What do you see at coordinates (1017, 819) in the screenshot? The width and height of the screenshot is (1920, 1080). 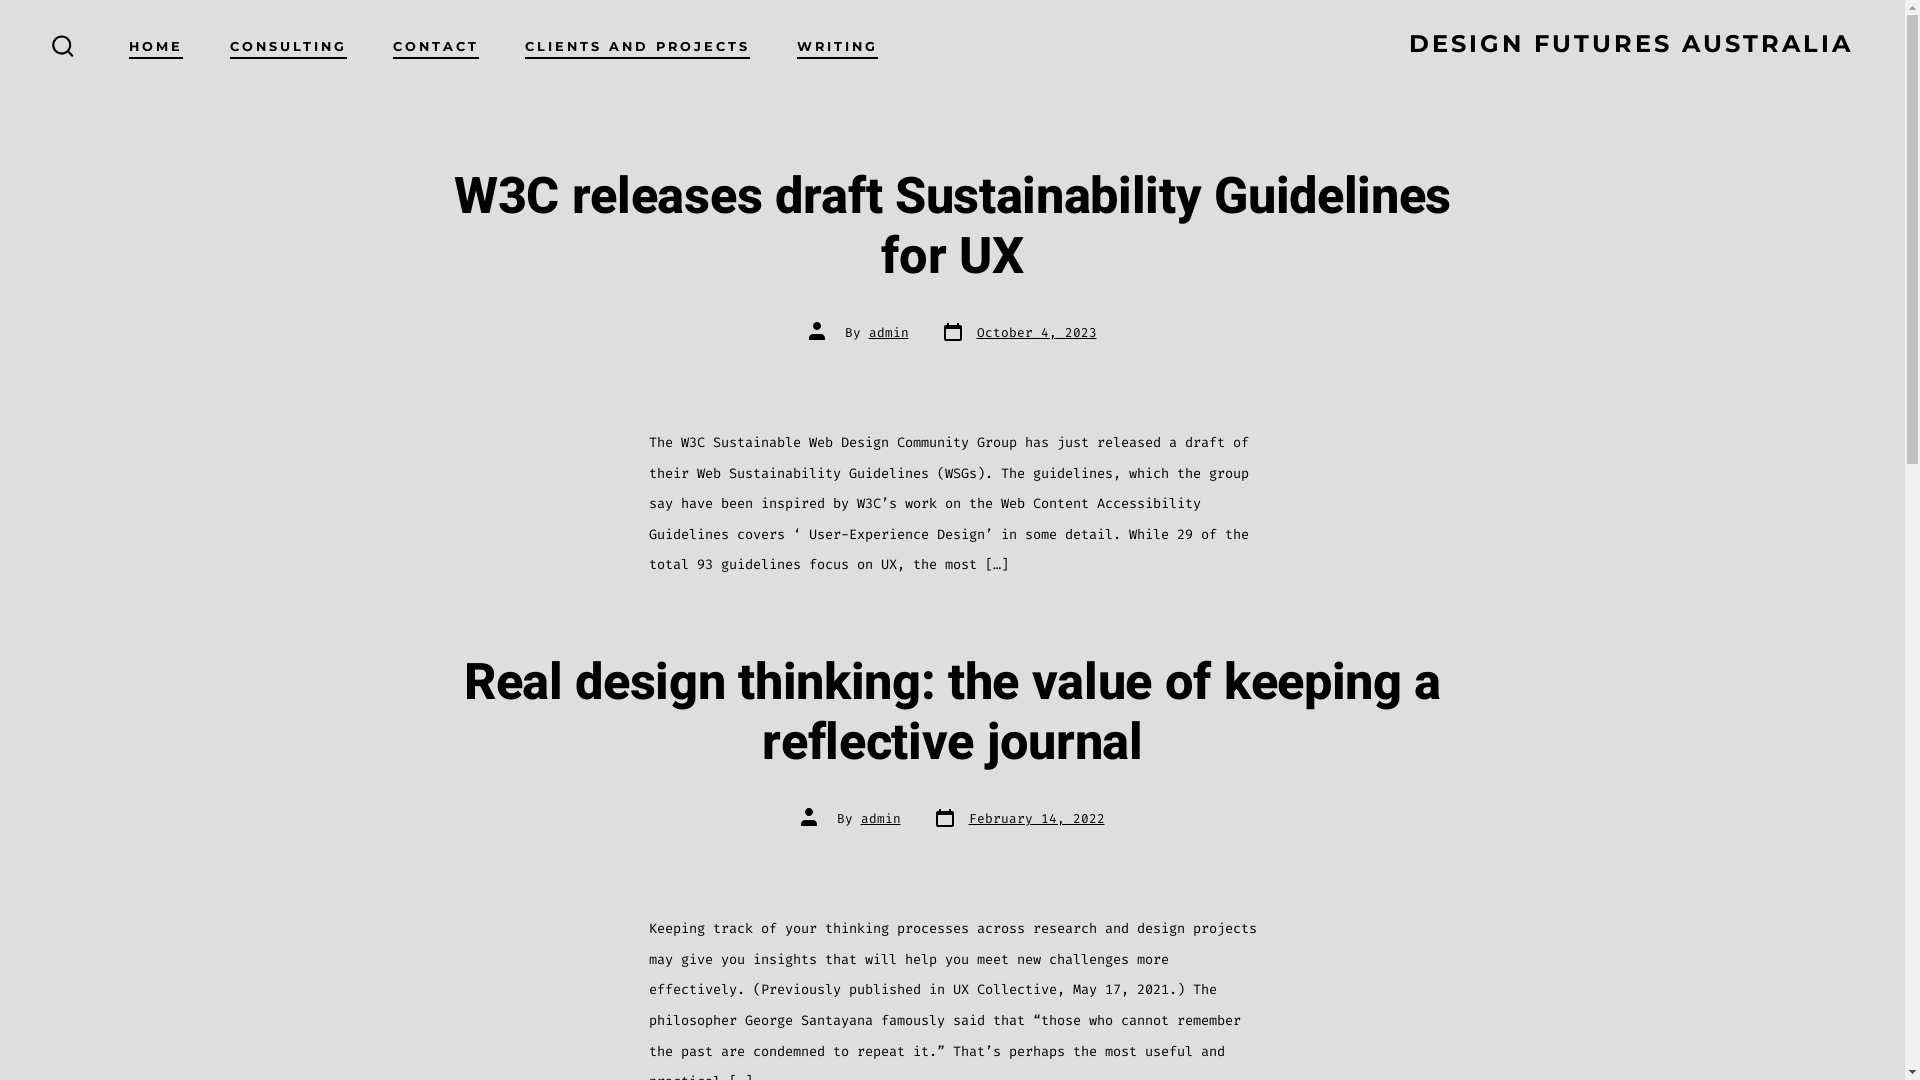 I see `'Post date` at bounding box center [1017, 819].